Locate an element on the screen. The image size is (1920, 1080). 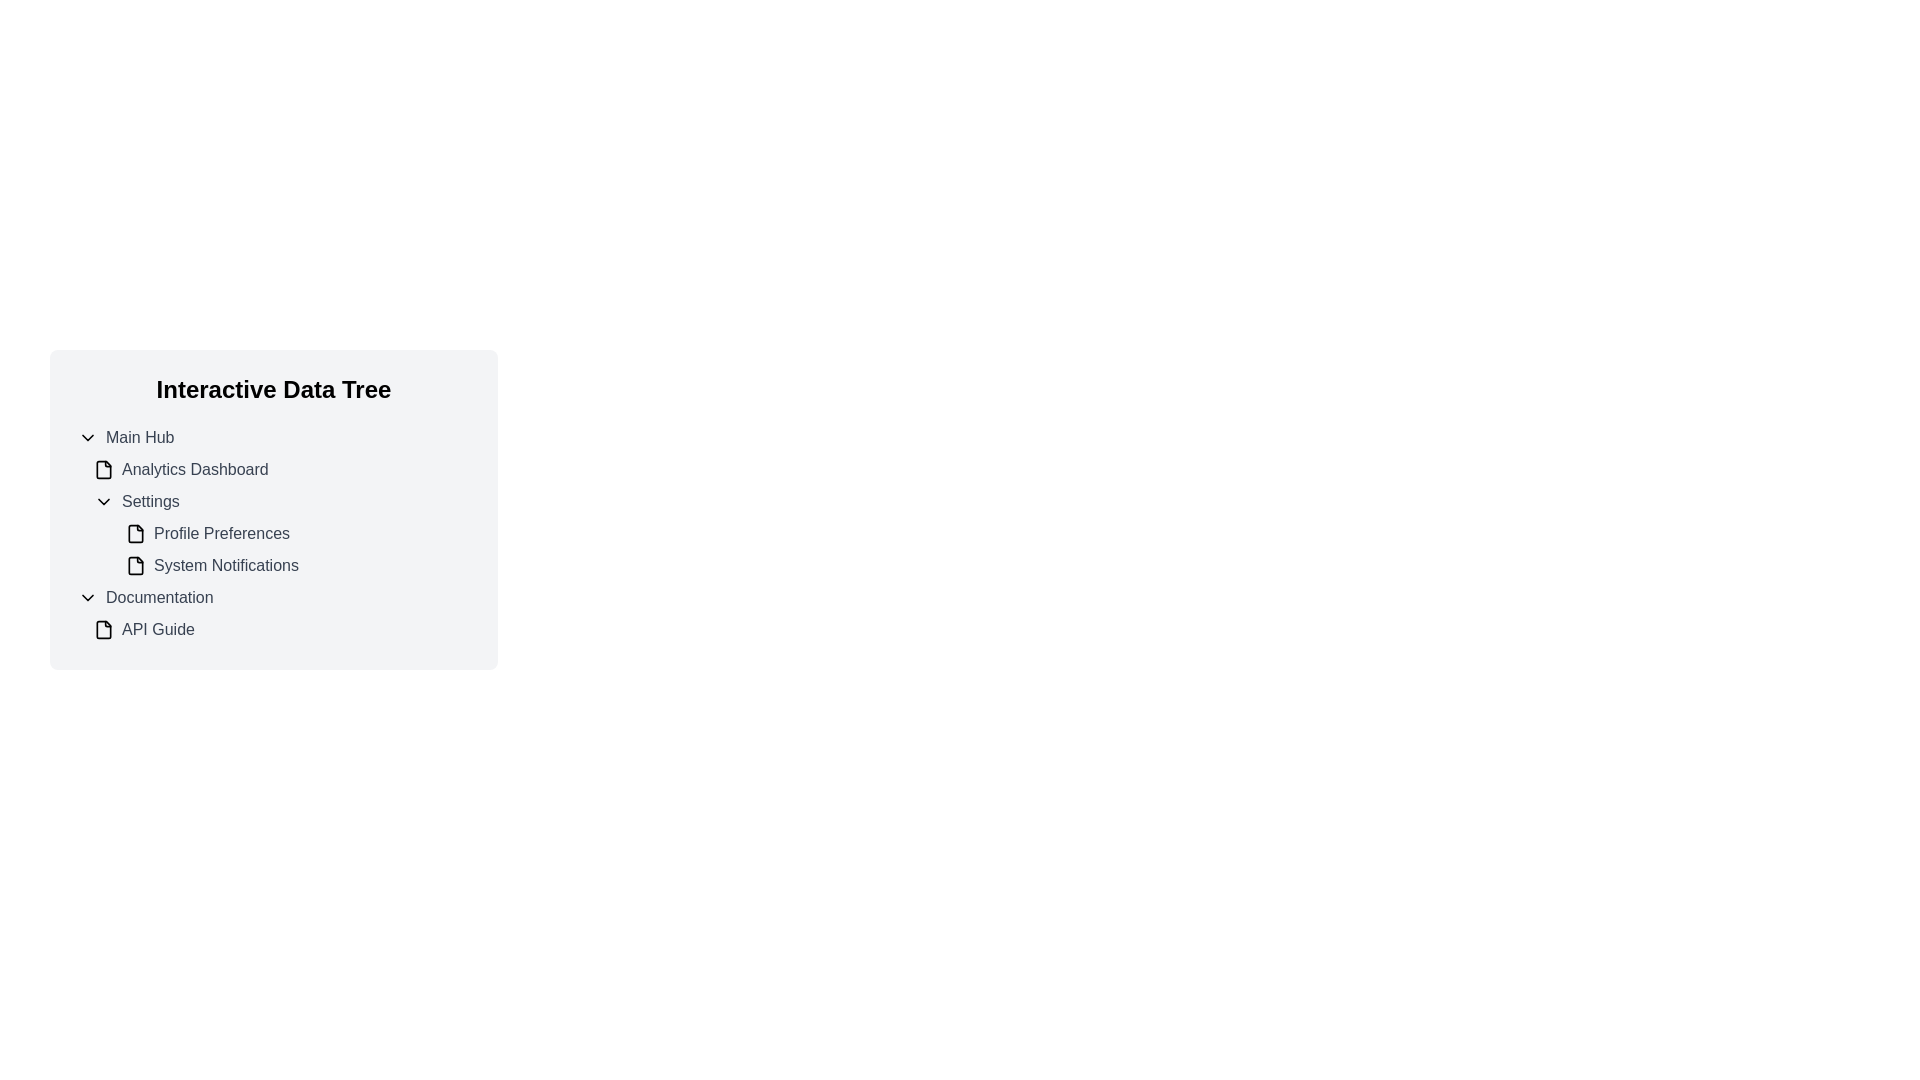
the Text Label directing users to the API guide documentation section, located at the bottom of the 'Documentation' list is located at coordinates (157, 628).